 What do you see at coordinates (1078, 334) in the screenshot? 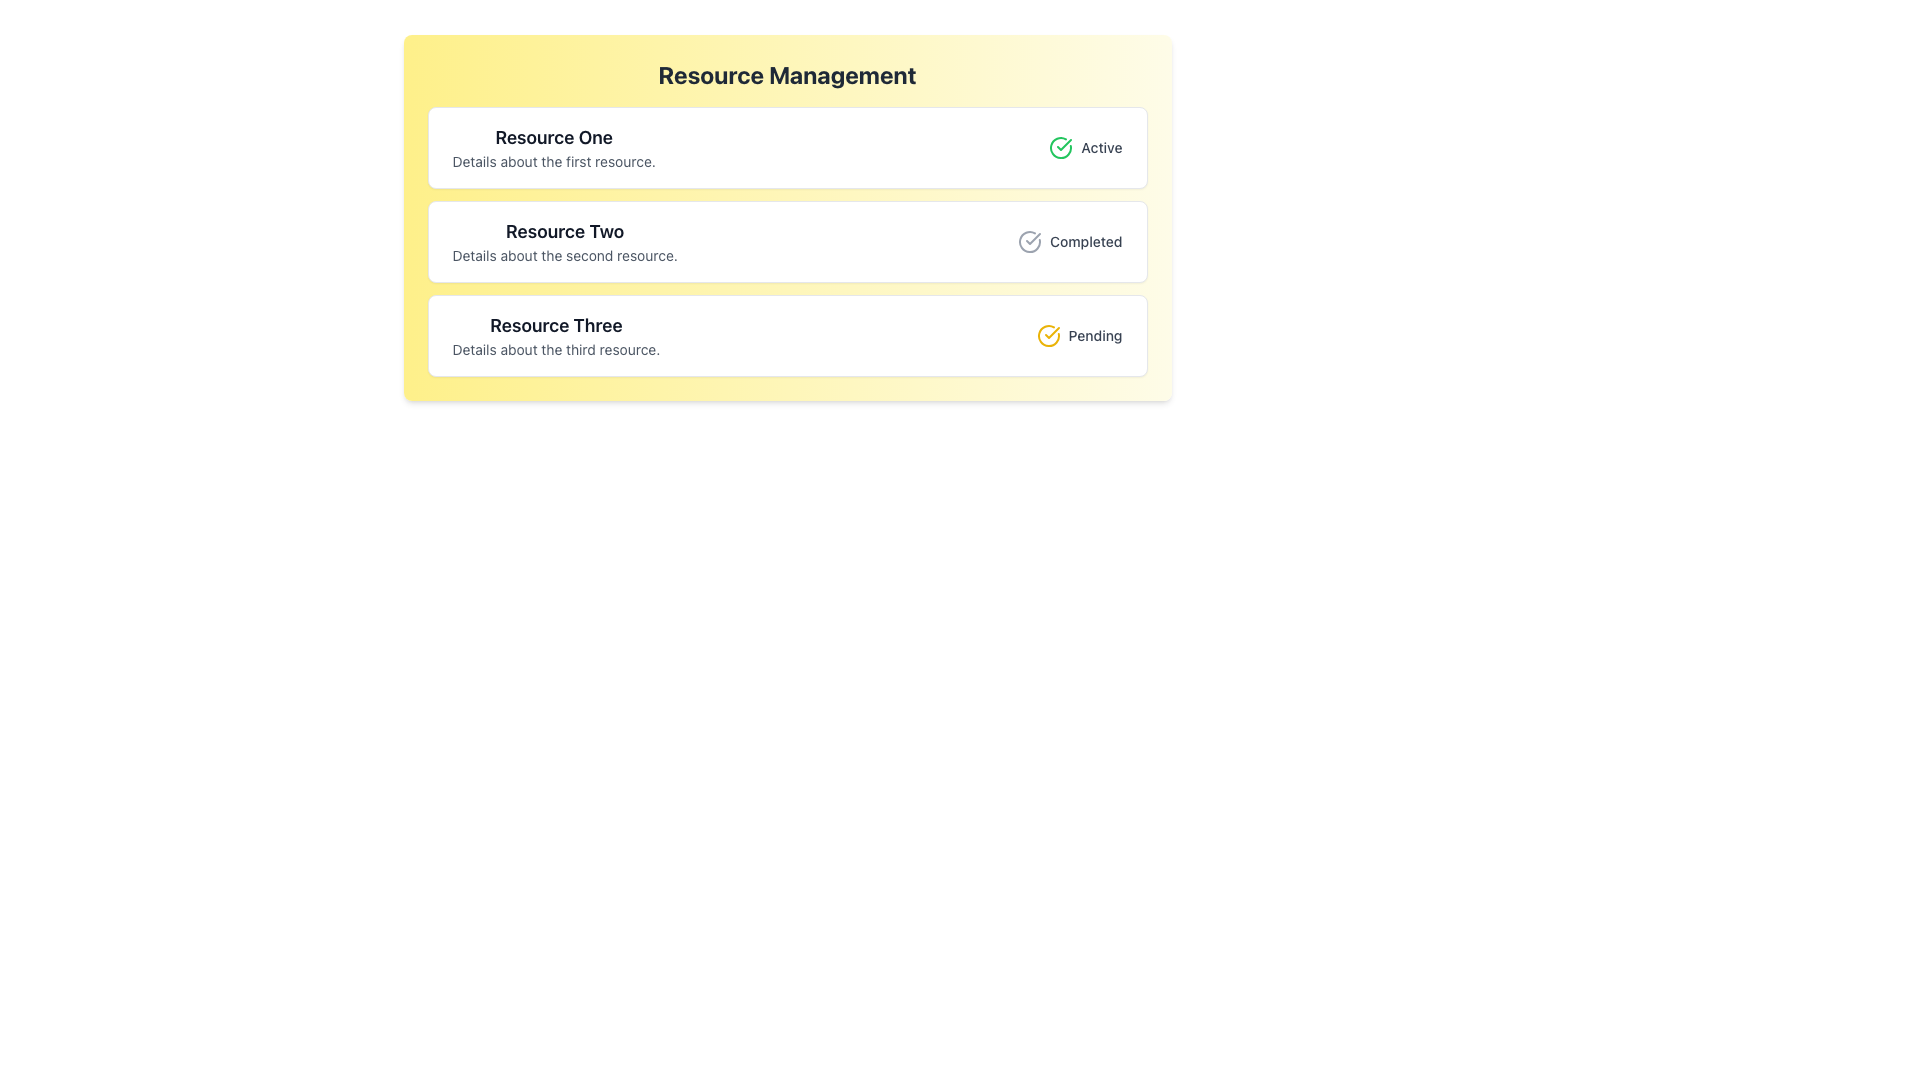
I see `the Status indicator representing the resource's current state as 'Pending' in the 'Resource Three' section of the UI` at bounding box center [1078, 334].